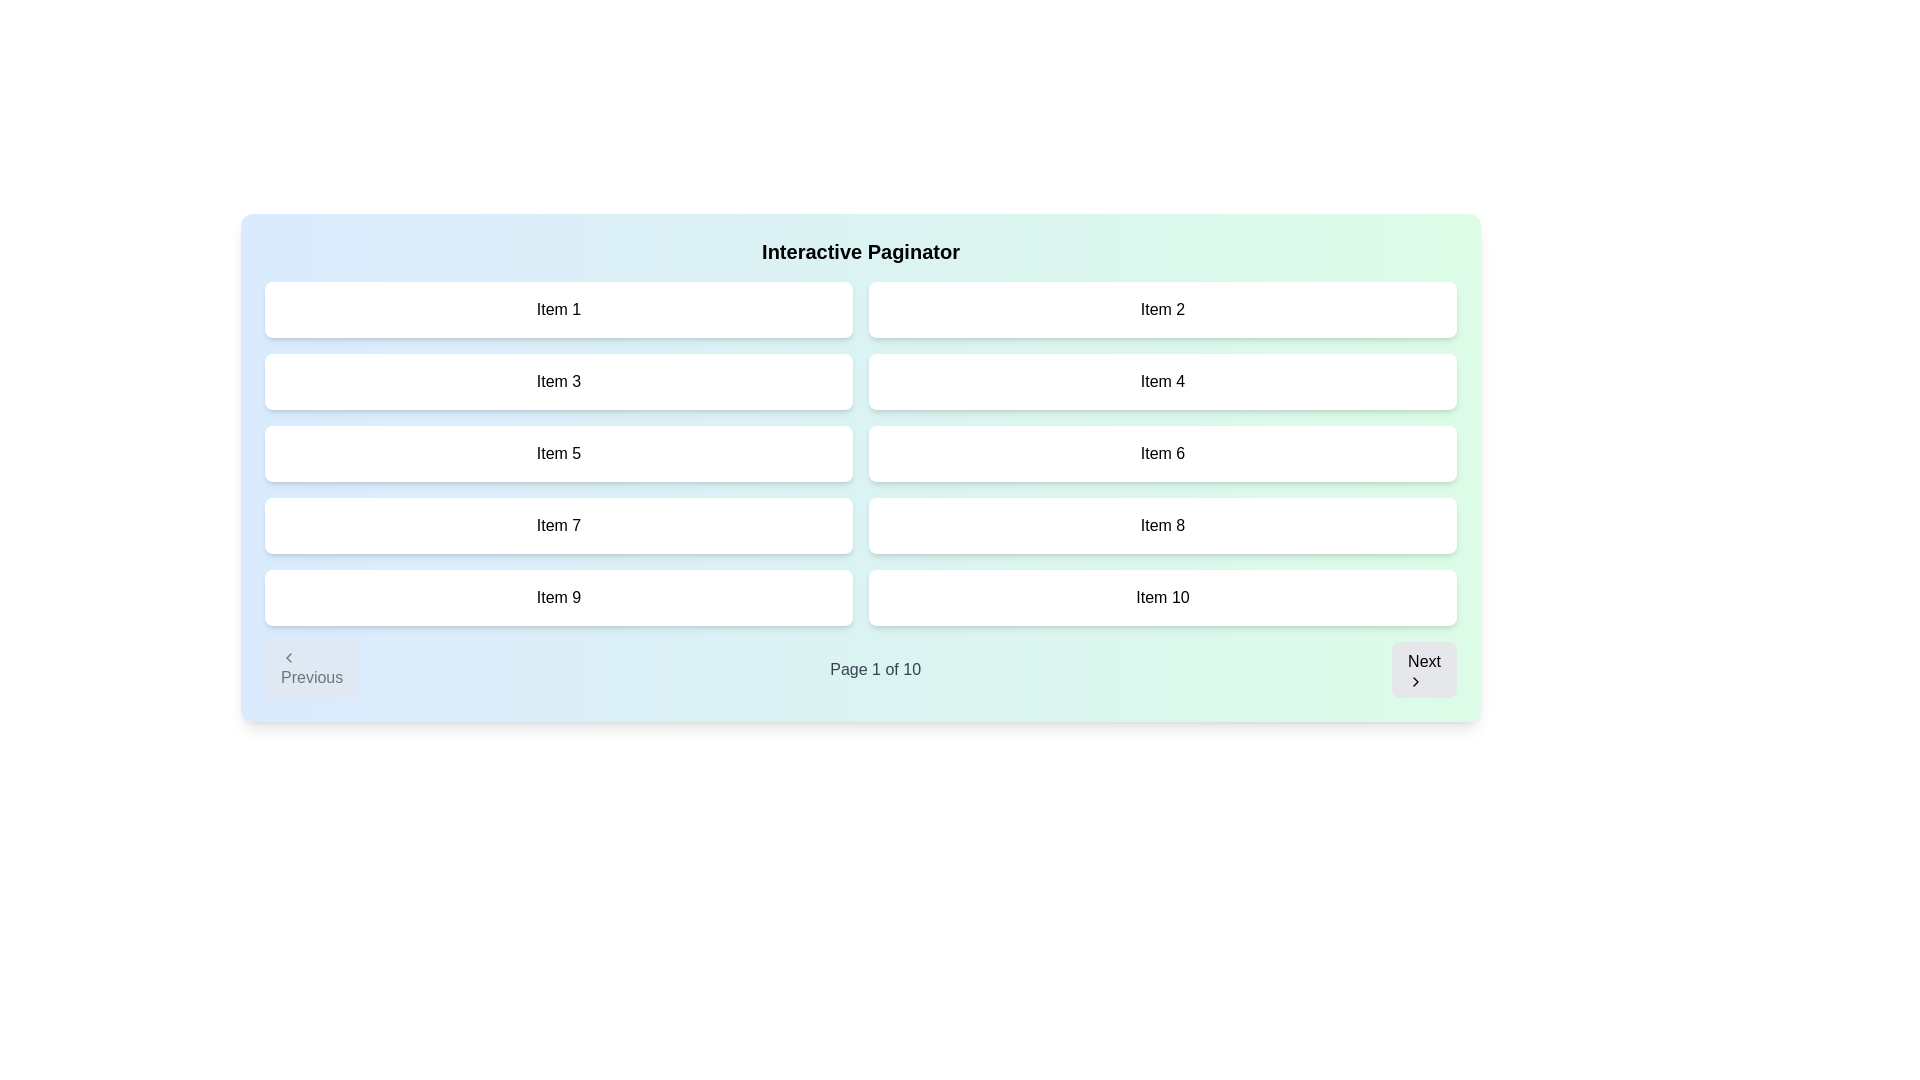 The image size is (1920, 1080). Describe the element at coordinates (558, 454) in the screenshot. I see `the Text label representing the fifth item in the list, located in the middle section of the column between 'Item 3' and 'Item 7'` at that location.